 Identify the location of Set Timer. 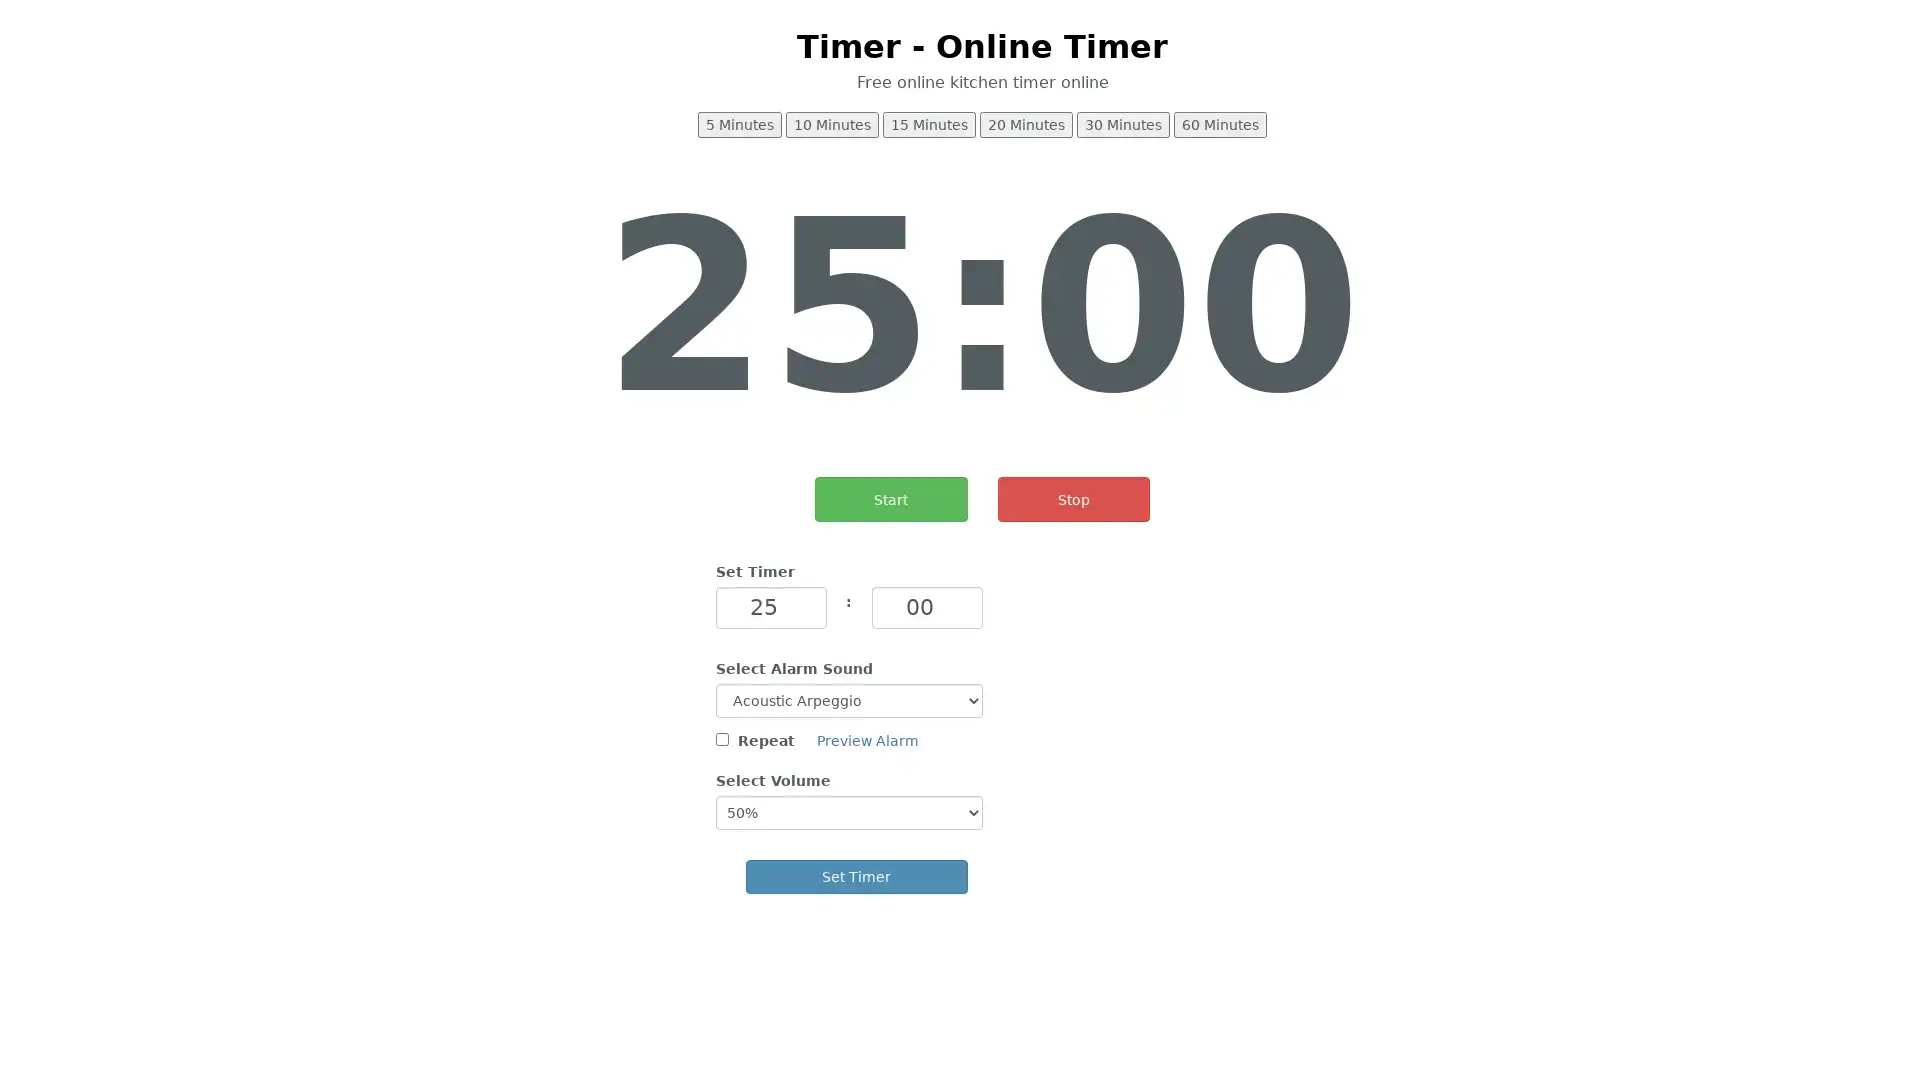
(856, 874).